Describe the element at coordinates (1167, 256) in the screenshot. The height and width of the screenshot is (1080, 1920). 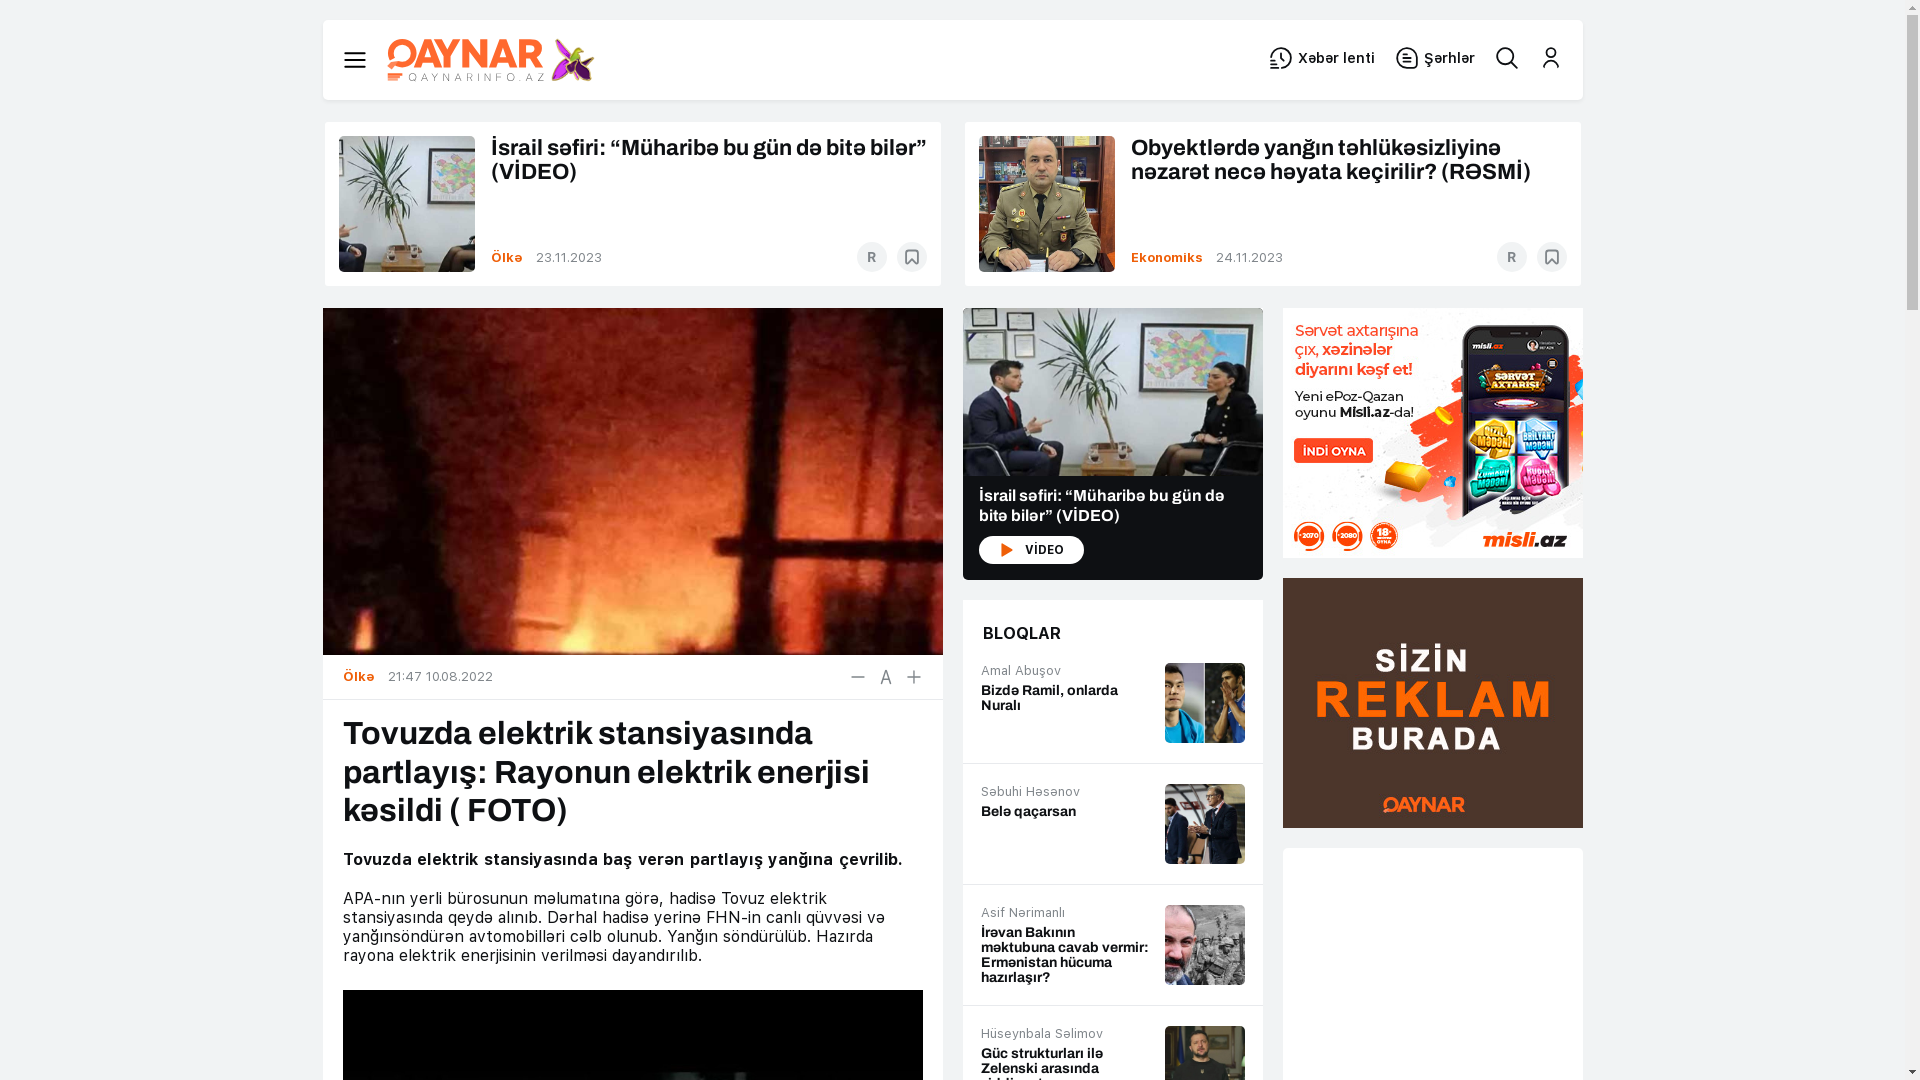
I see `'Ekonomiks'` at that location.